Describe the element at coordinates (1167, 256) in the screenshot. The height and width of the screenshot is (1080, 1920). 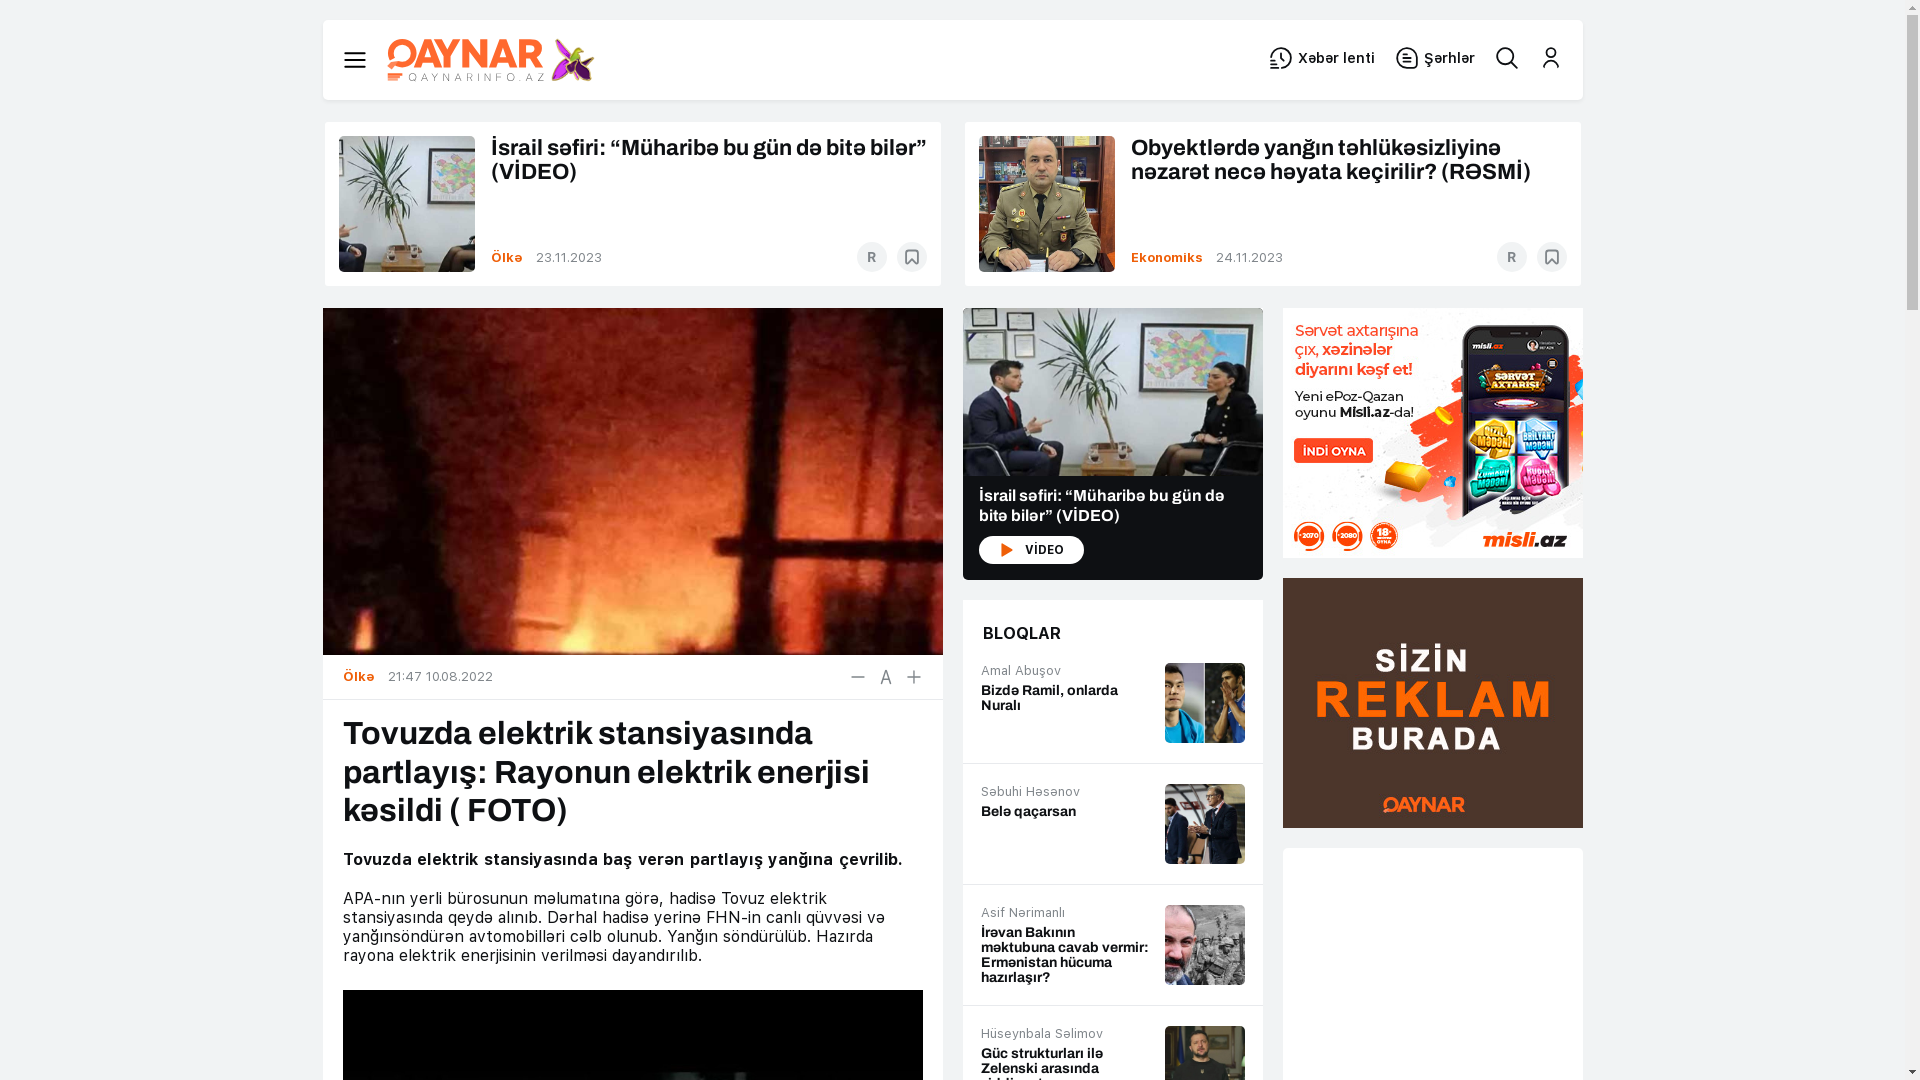
I see `'Ekonomiks'` at that location.